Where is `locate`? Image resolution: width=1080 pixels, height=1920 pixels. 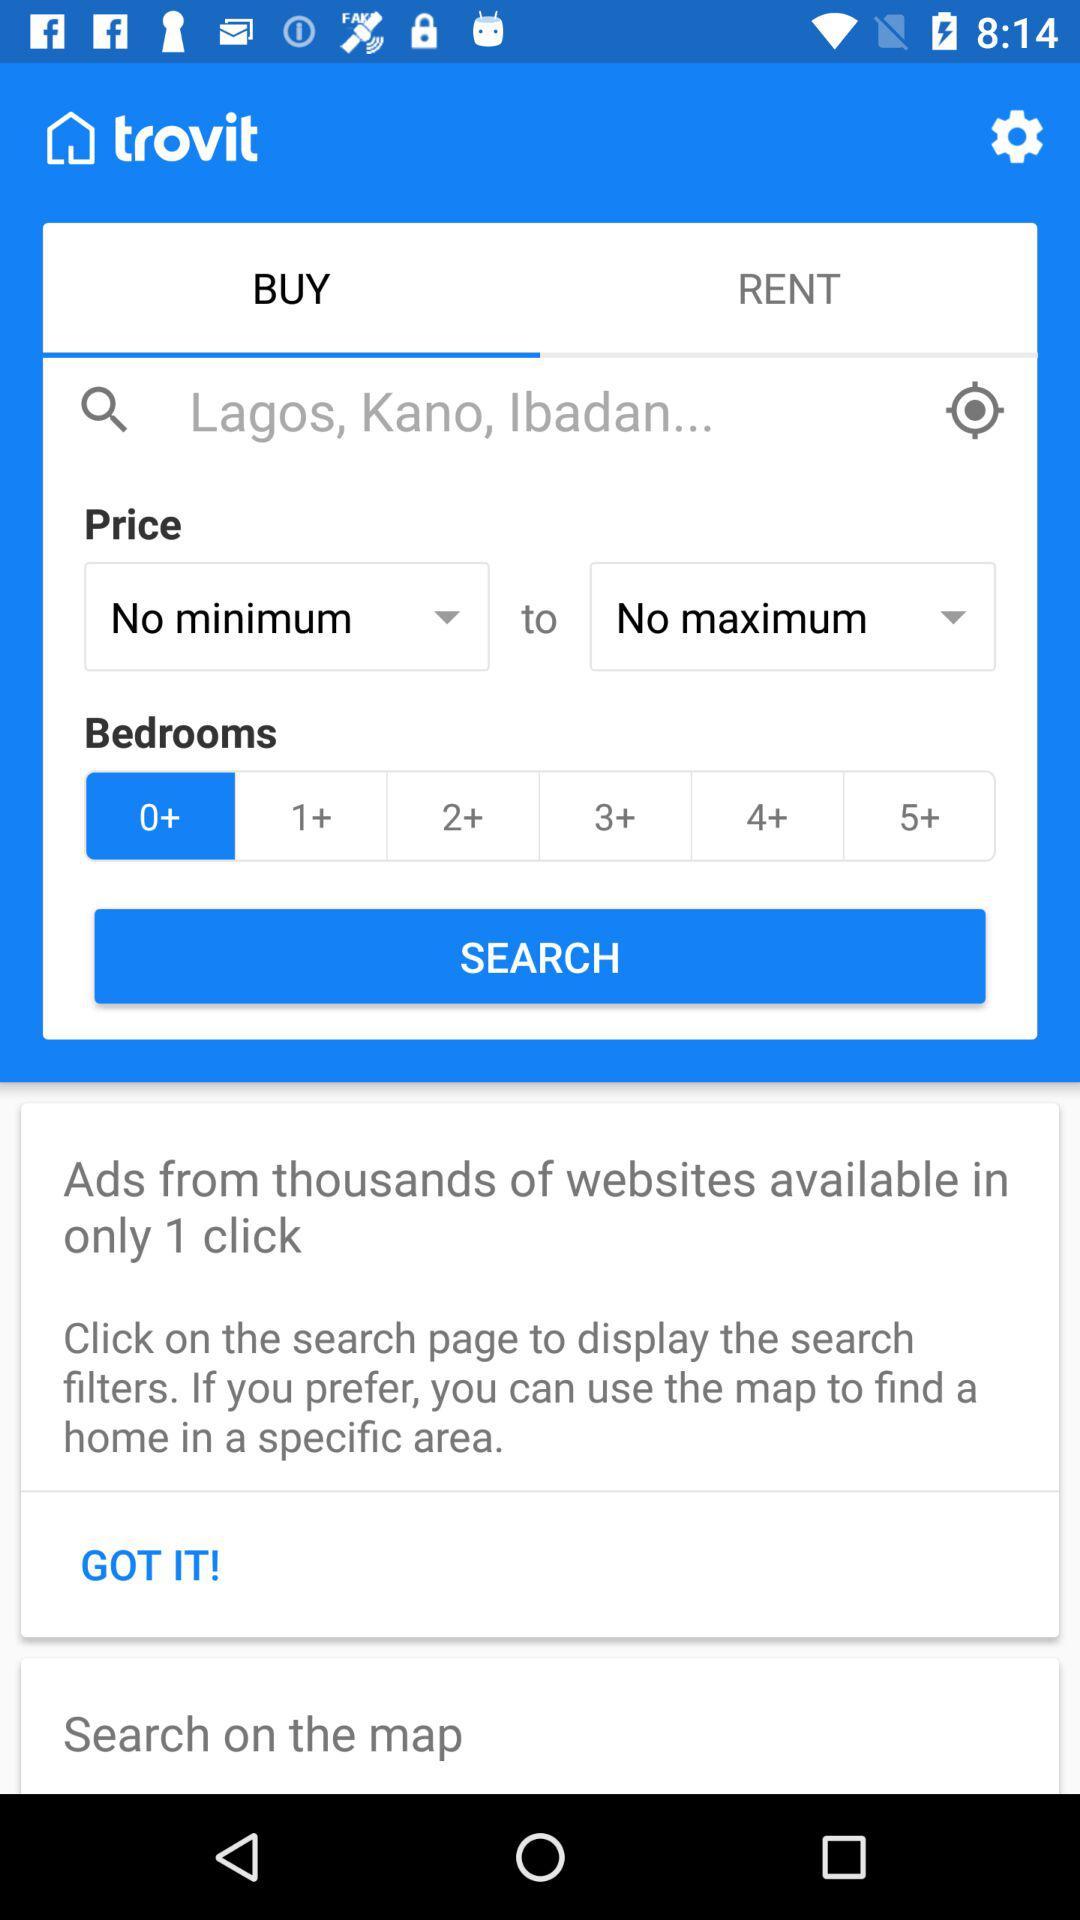 locate is located at coordinates (974, 409).